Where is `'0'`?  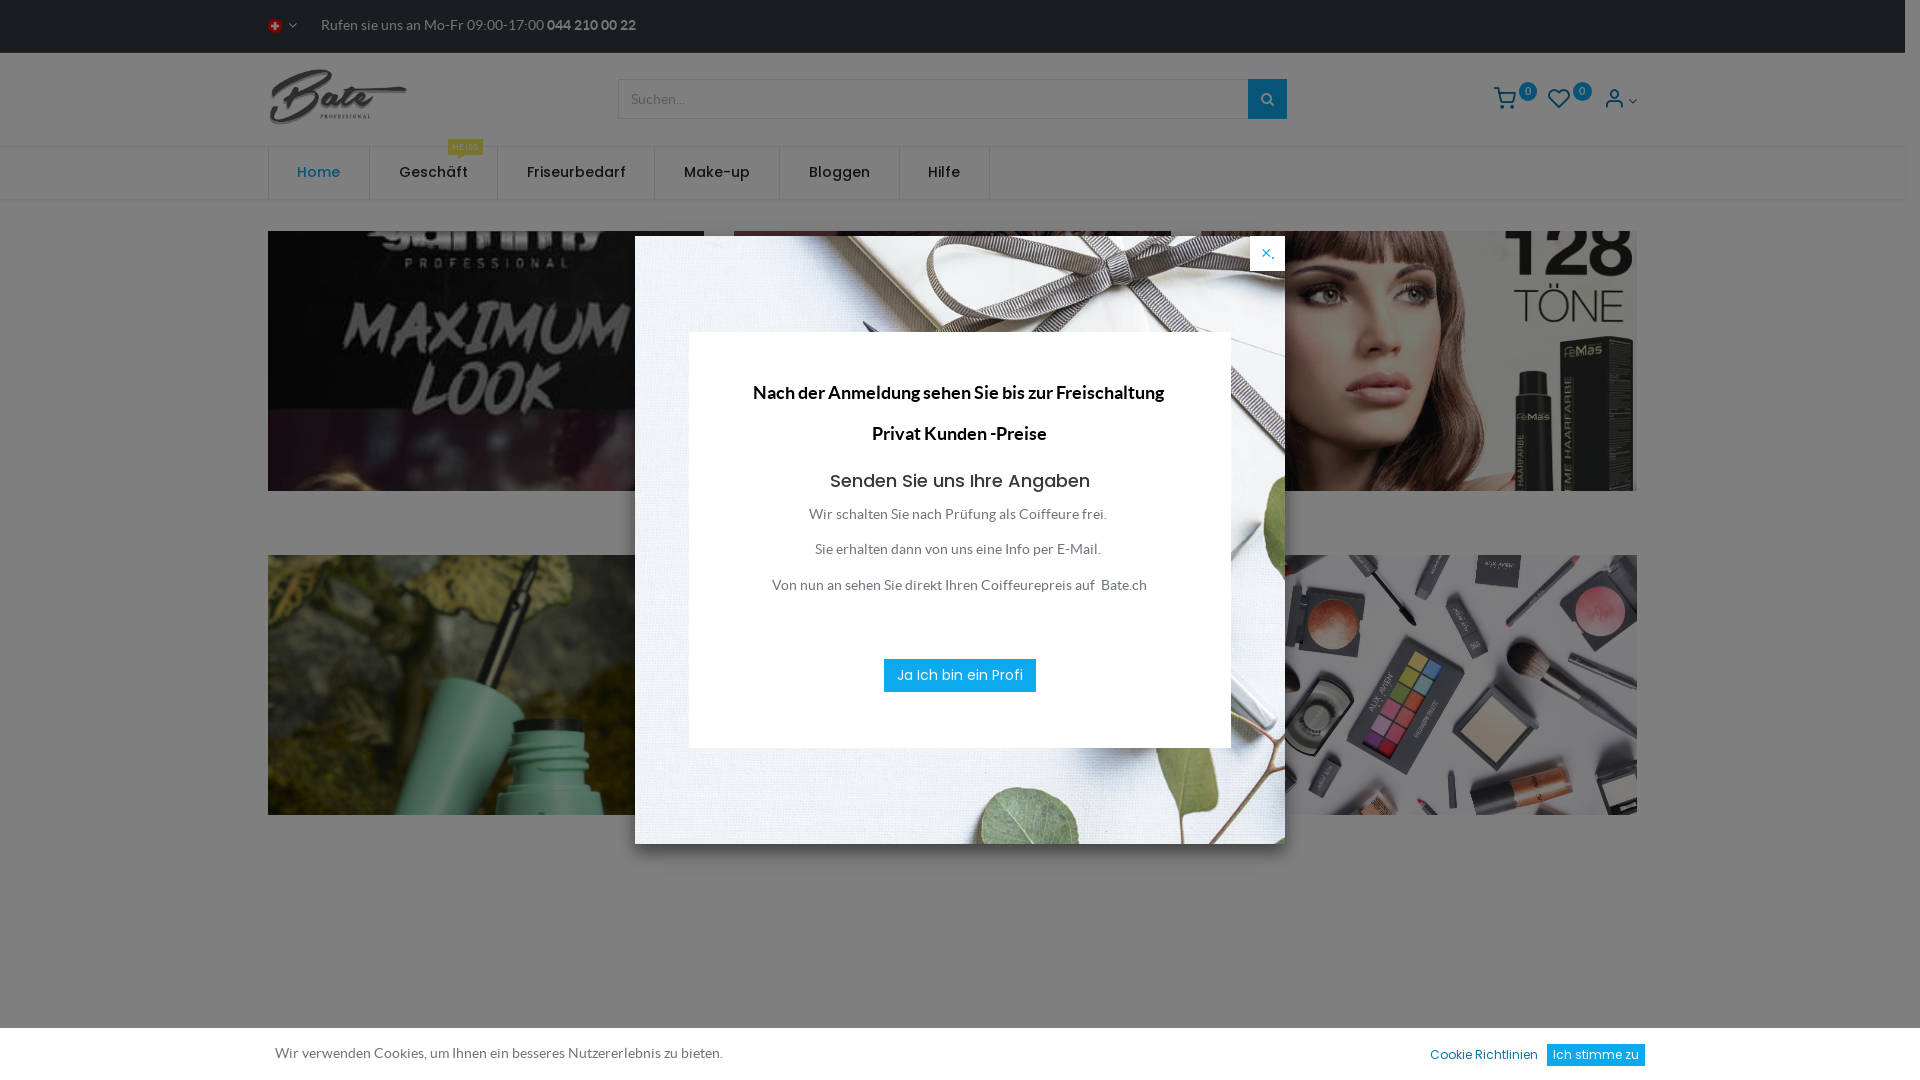 '0' is located at coordinates (1493, 100).